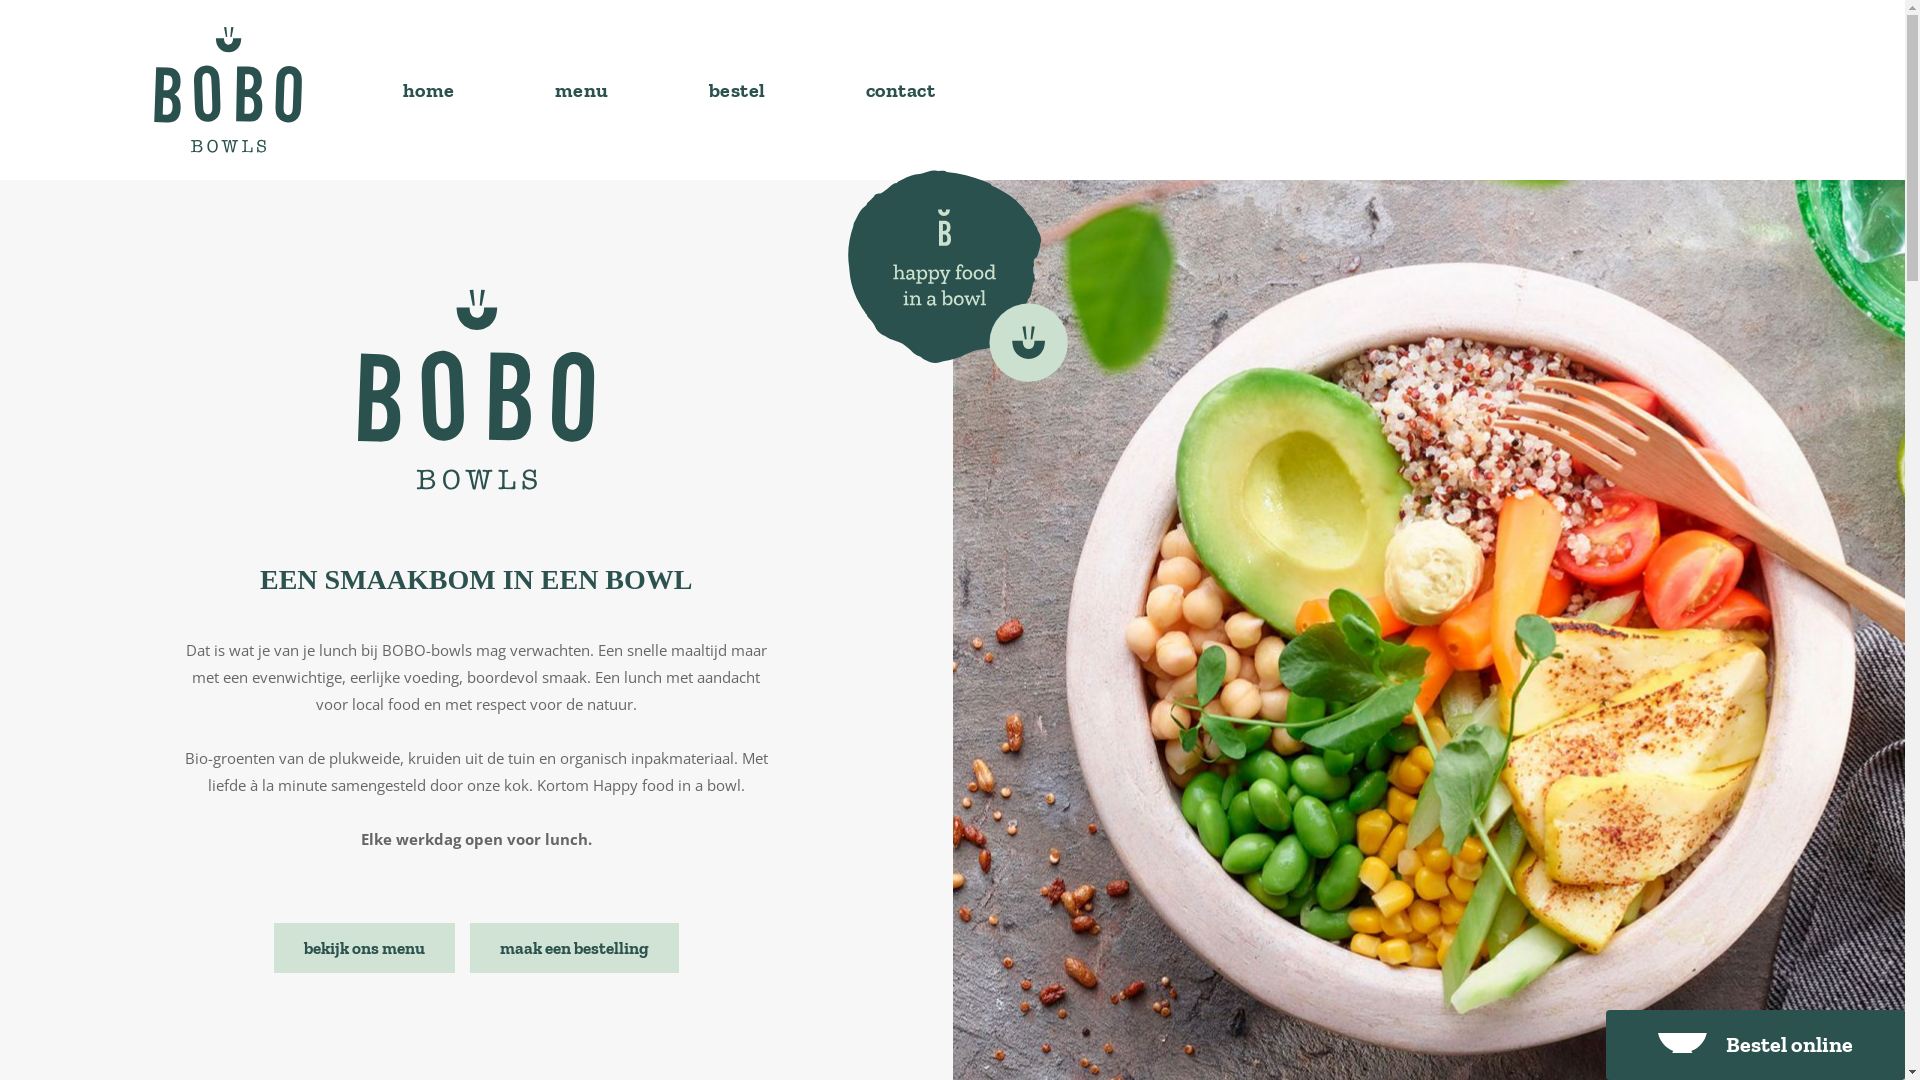  What do you see at coordinates (426, 88) in the screenshot?
I see `'home'` at bounding box center [426, 88].